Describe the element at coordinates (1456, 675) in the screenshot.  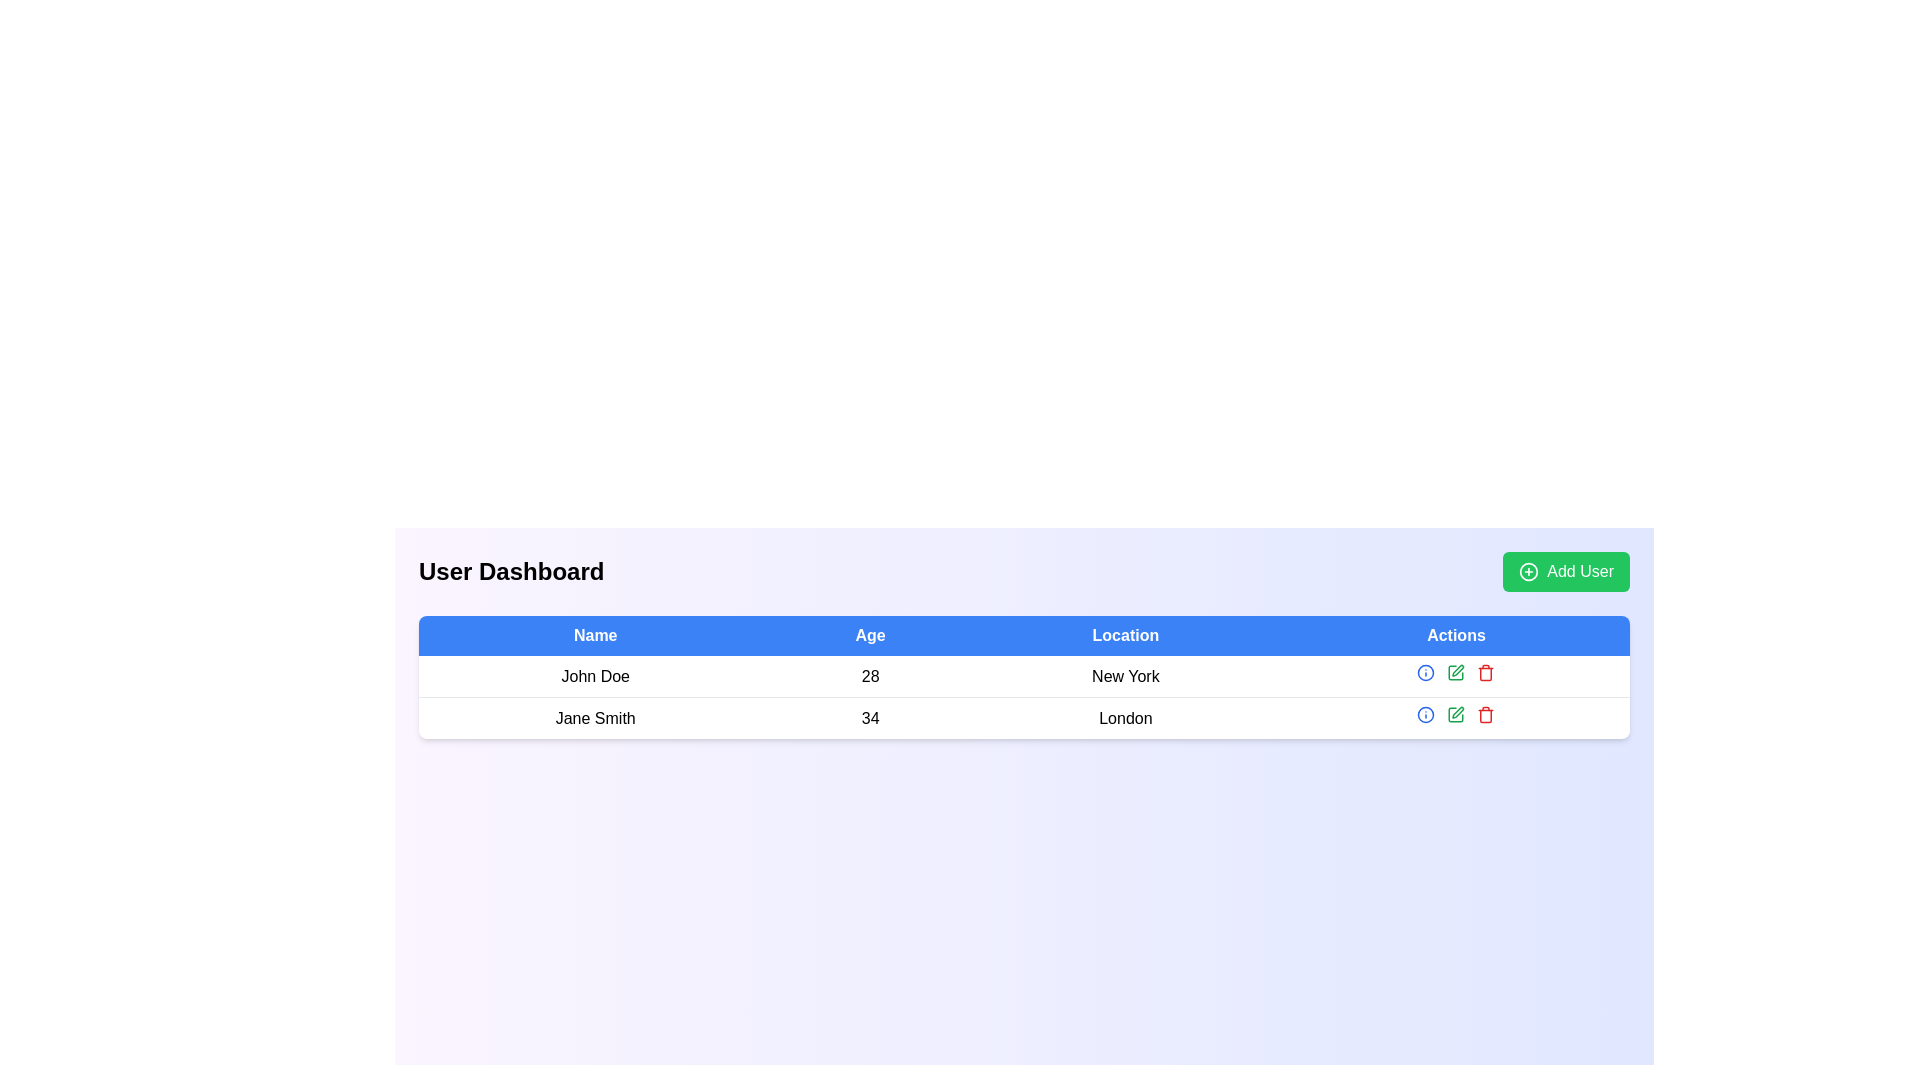
I see `the edit button located in the 'Actions' column of the user data table, which is the last column in the first row containing the colored icons` at that location.